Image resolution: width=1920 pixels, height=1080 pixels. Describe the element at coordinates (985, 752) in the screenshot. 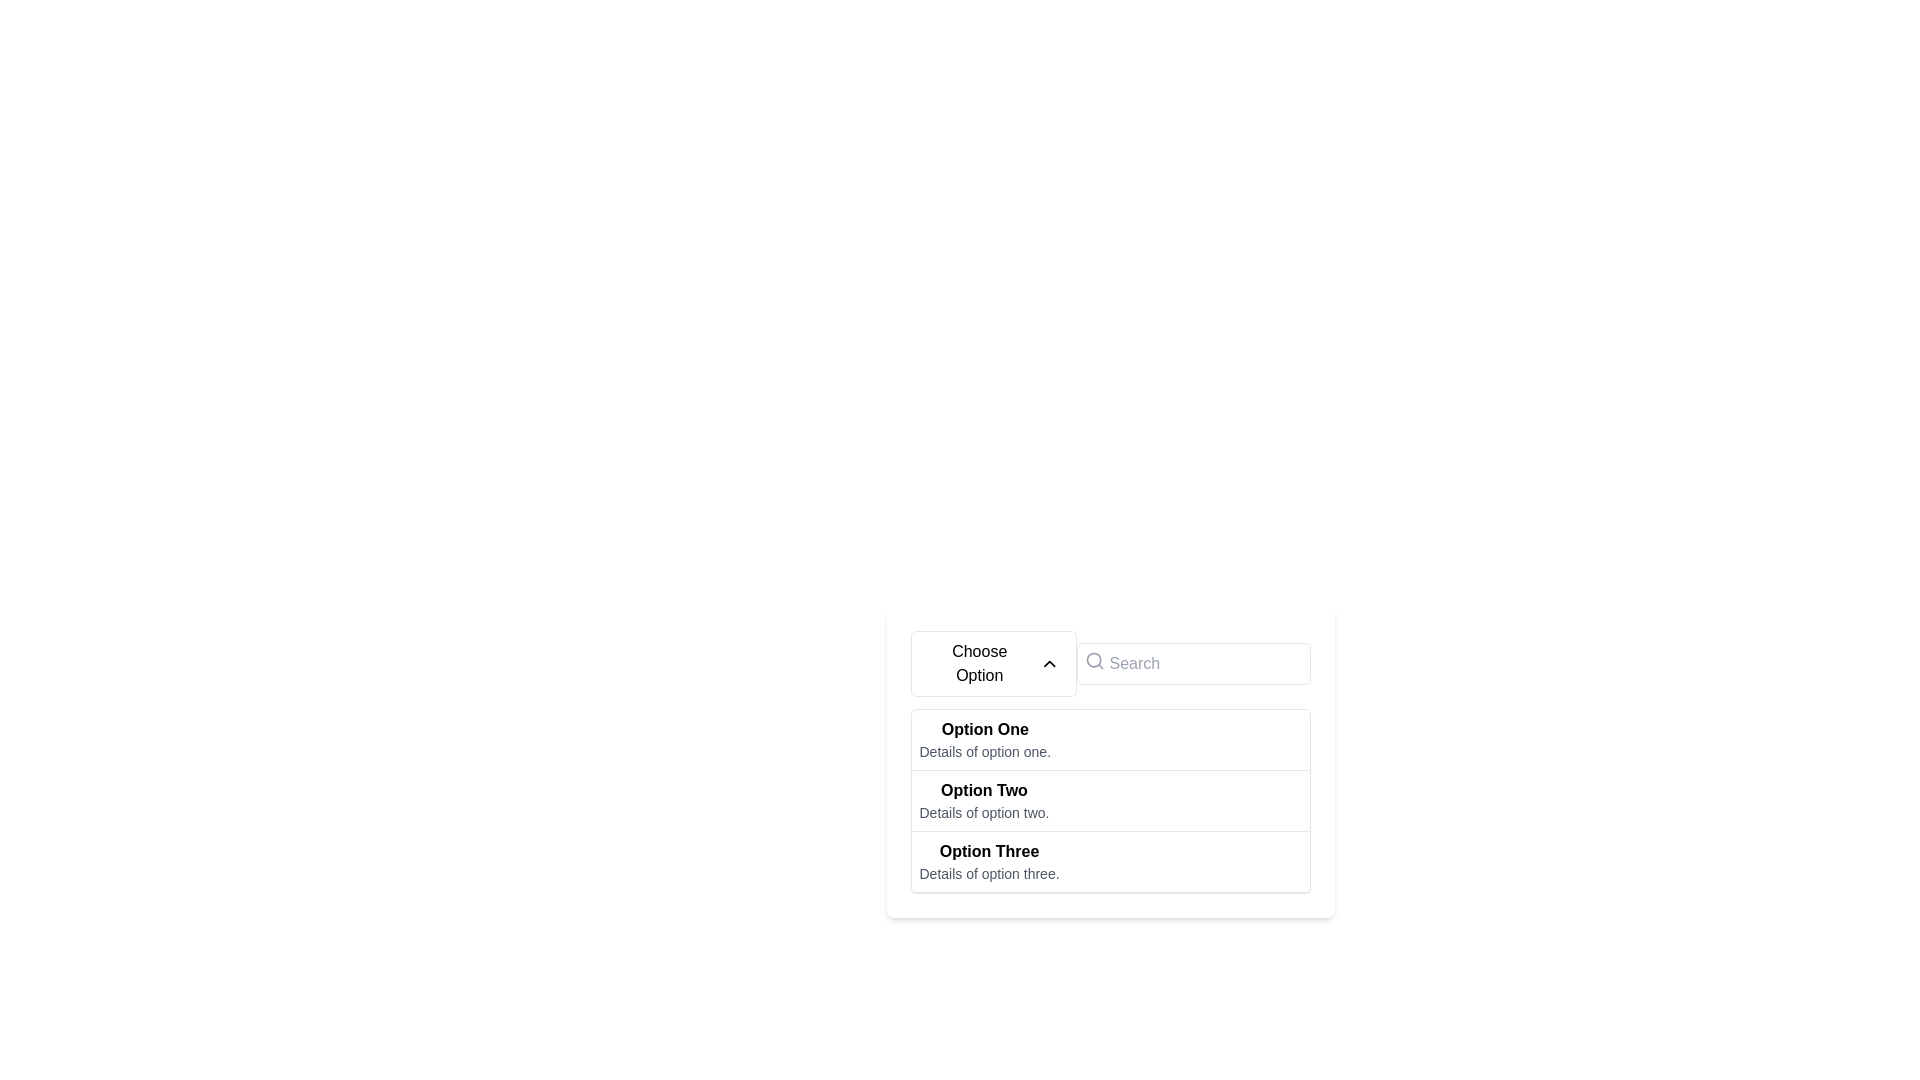

I see `the descriptive text label located directly under the bolded title 'Option One' in the dropdown options list` at that location.